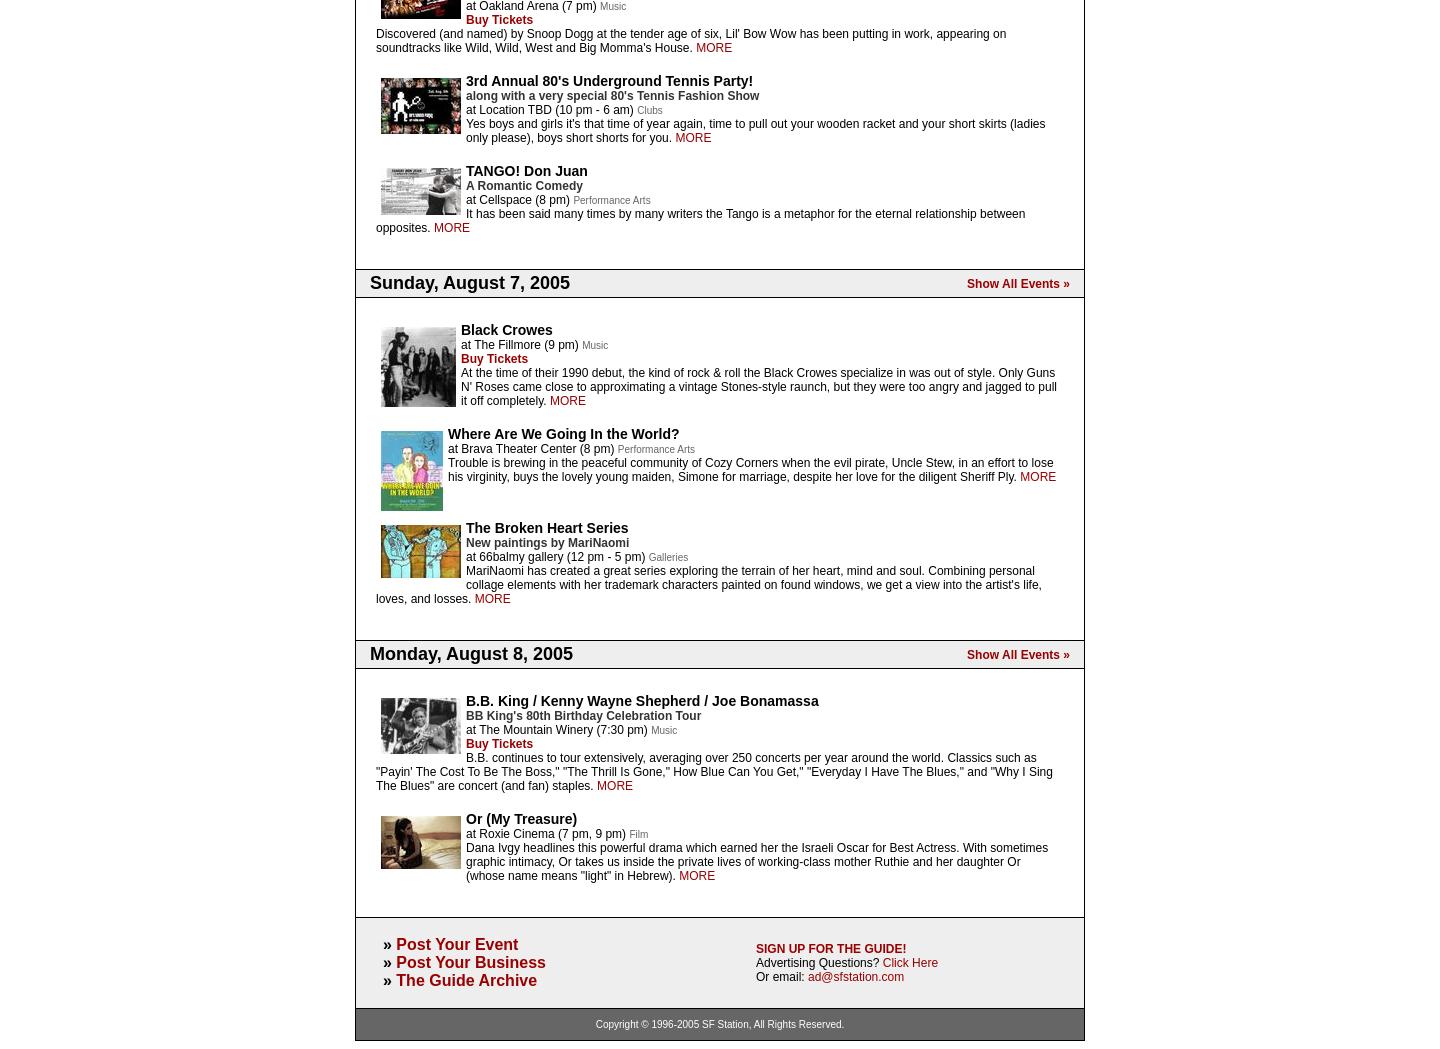 The image size is (1440, 1049). What do you see at coordinates (556, 557) in the screenshot?
I see `'at 66balmy gallery (12 pm - 5 pm)'` at bounding box center [556, 557].